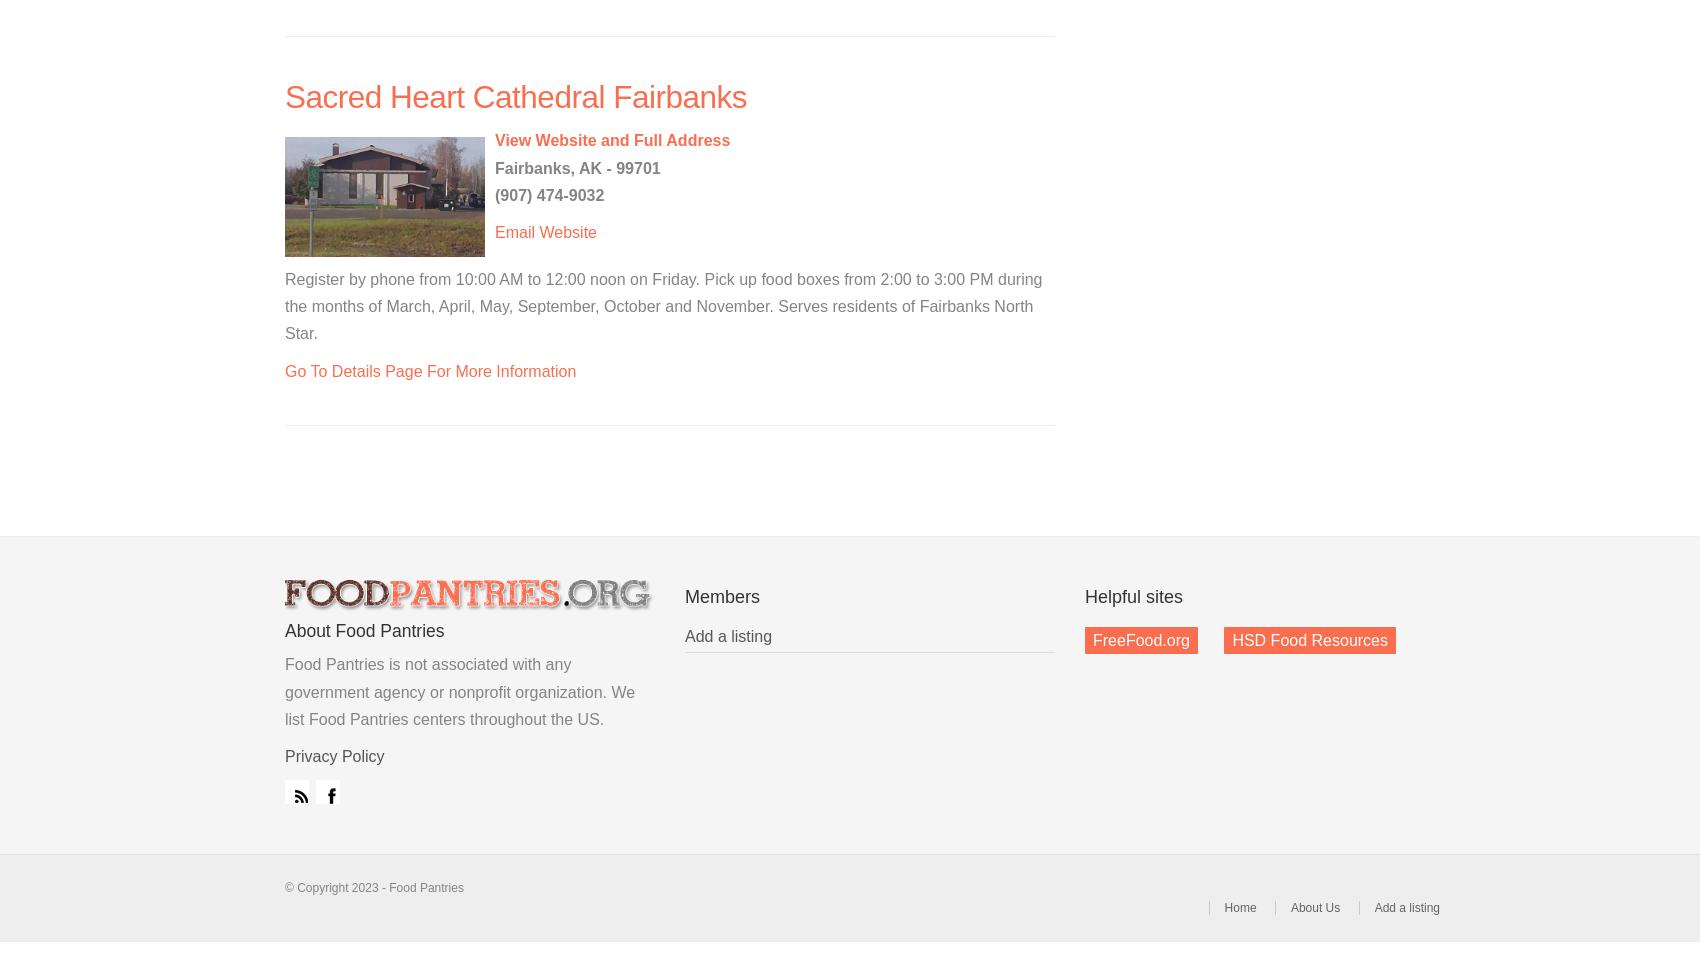  Describe the element at coordinates (284, 886) in the screenshot. I see `'© Copyright 2023 - Food Pantries'` at that location.